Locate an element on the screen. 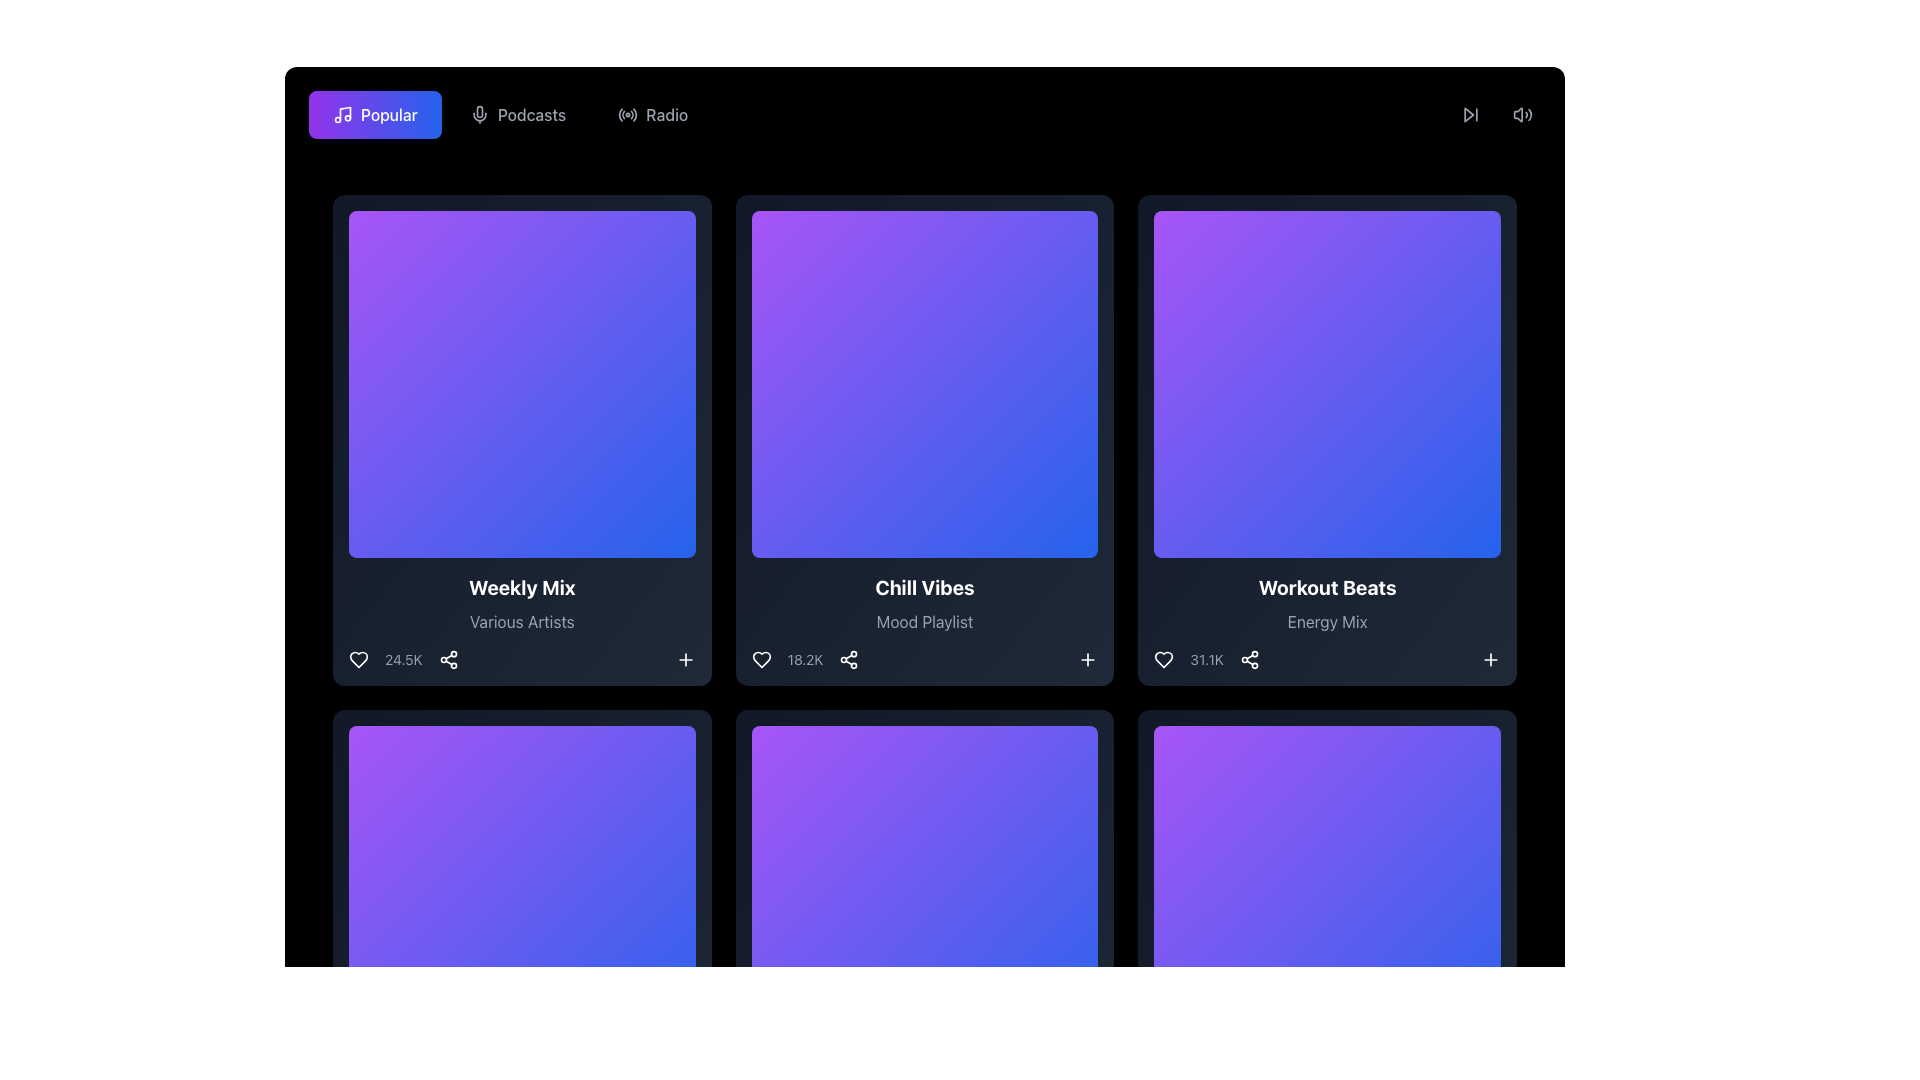  the Text label displaying the count of likes '31.1K' associated with the 'Workout Beats' card, located at the lower part of the card, centered below the title and subtitle, between a heart icon and a share icon is located at coordinates (1206, 659).